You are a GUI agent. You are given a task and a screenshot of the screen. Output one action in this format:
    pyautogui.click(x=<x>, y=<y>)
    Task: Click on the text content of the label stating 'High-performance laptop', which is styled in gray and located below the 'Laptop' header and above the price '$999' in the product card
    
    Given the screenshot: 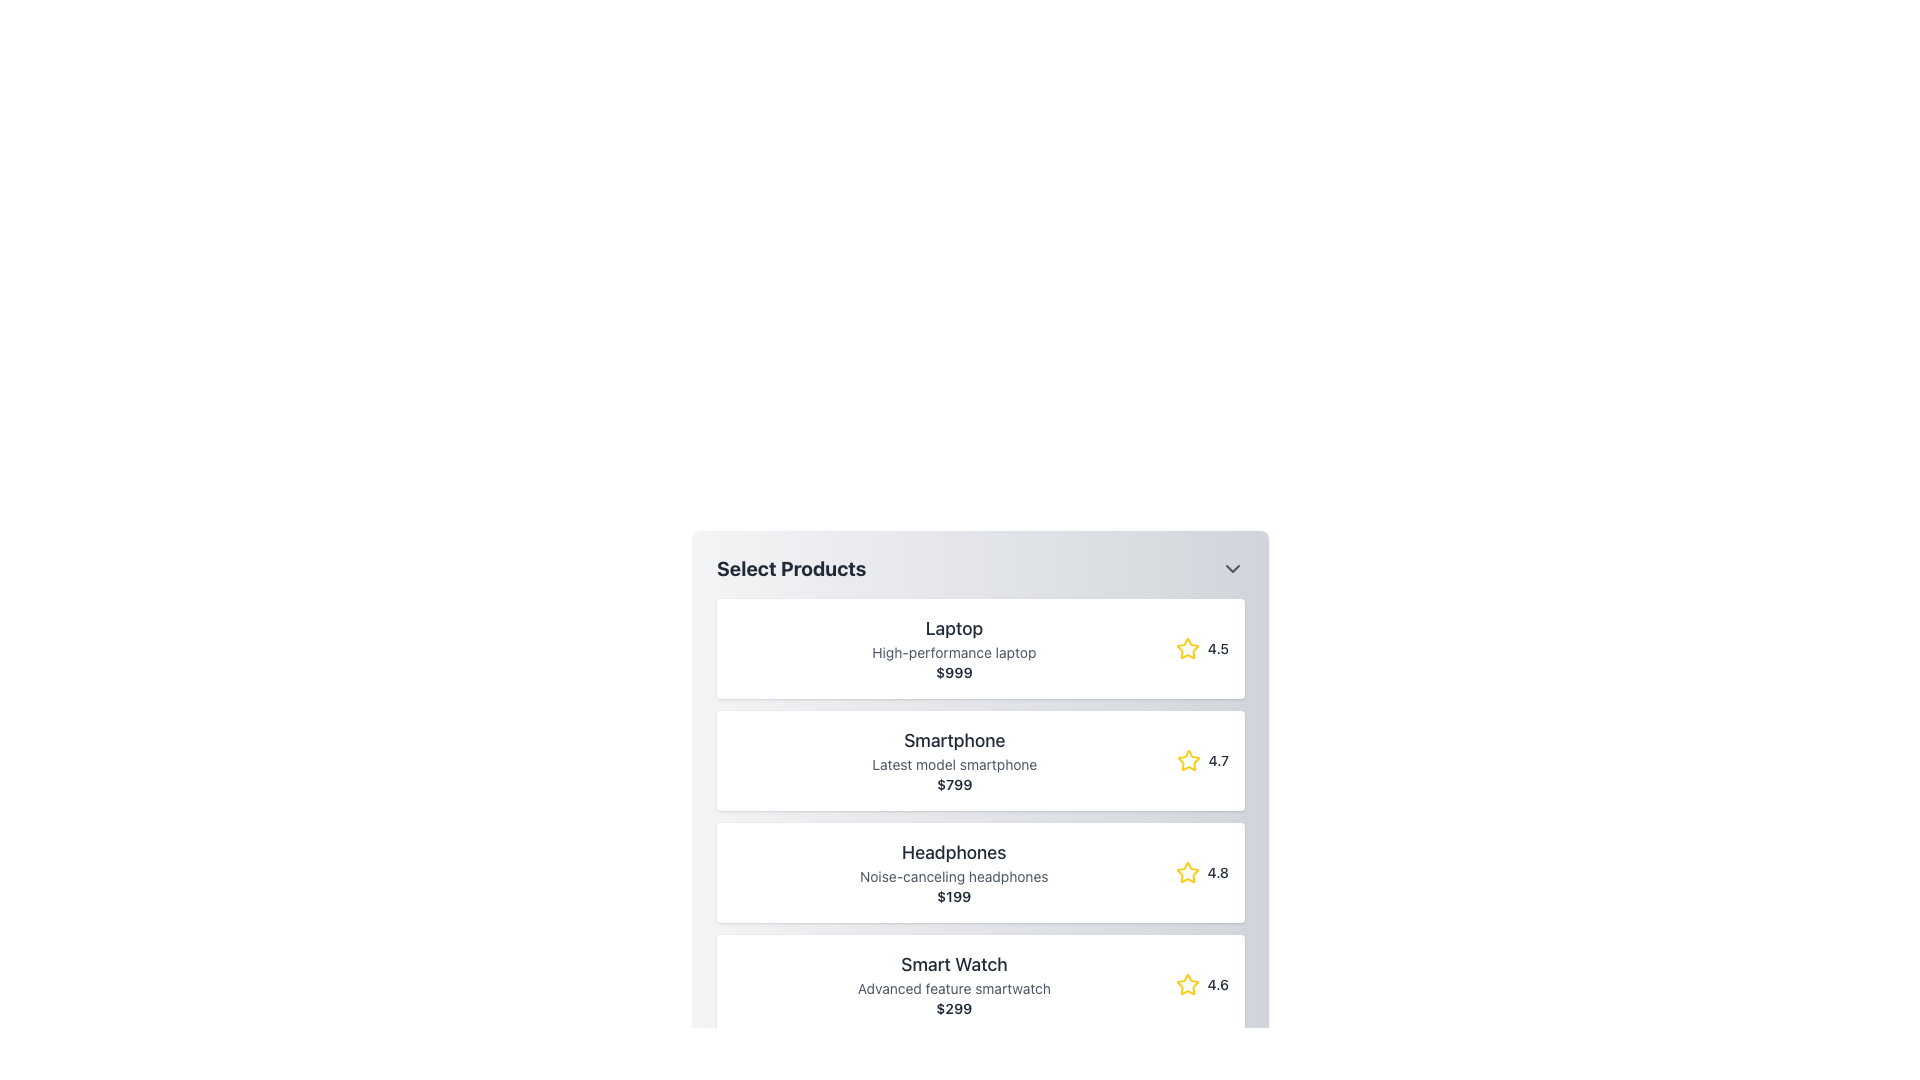 What is the action you would take?
    pyautogui.click(x=953, y=652)
    